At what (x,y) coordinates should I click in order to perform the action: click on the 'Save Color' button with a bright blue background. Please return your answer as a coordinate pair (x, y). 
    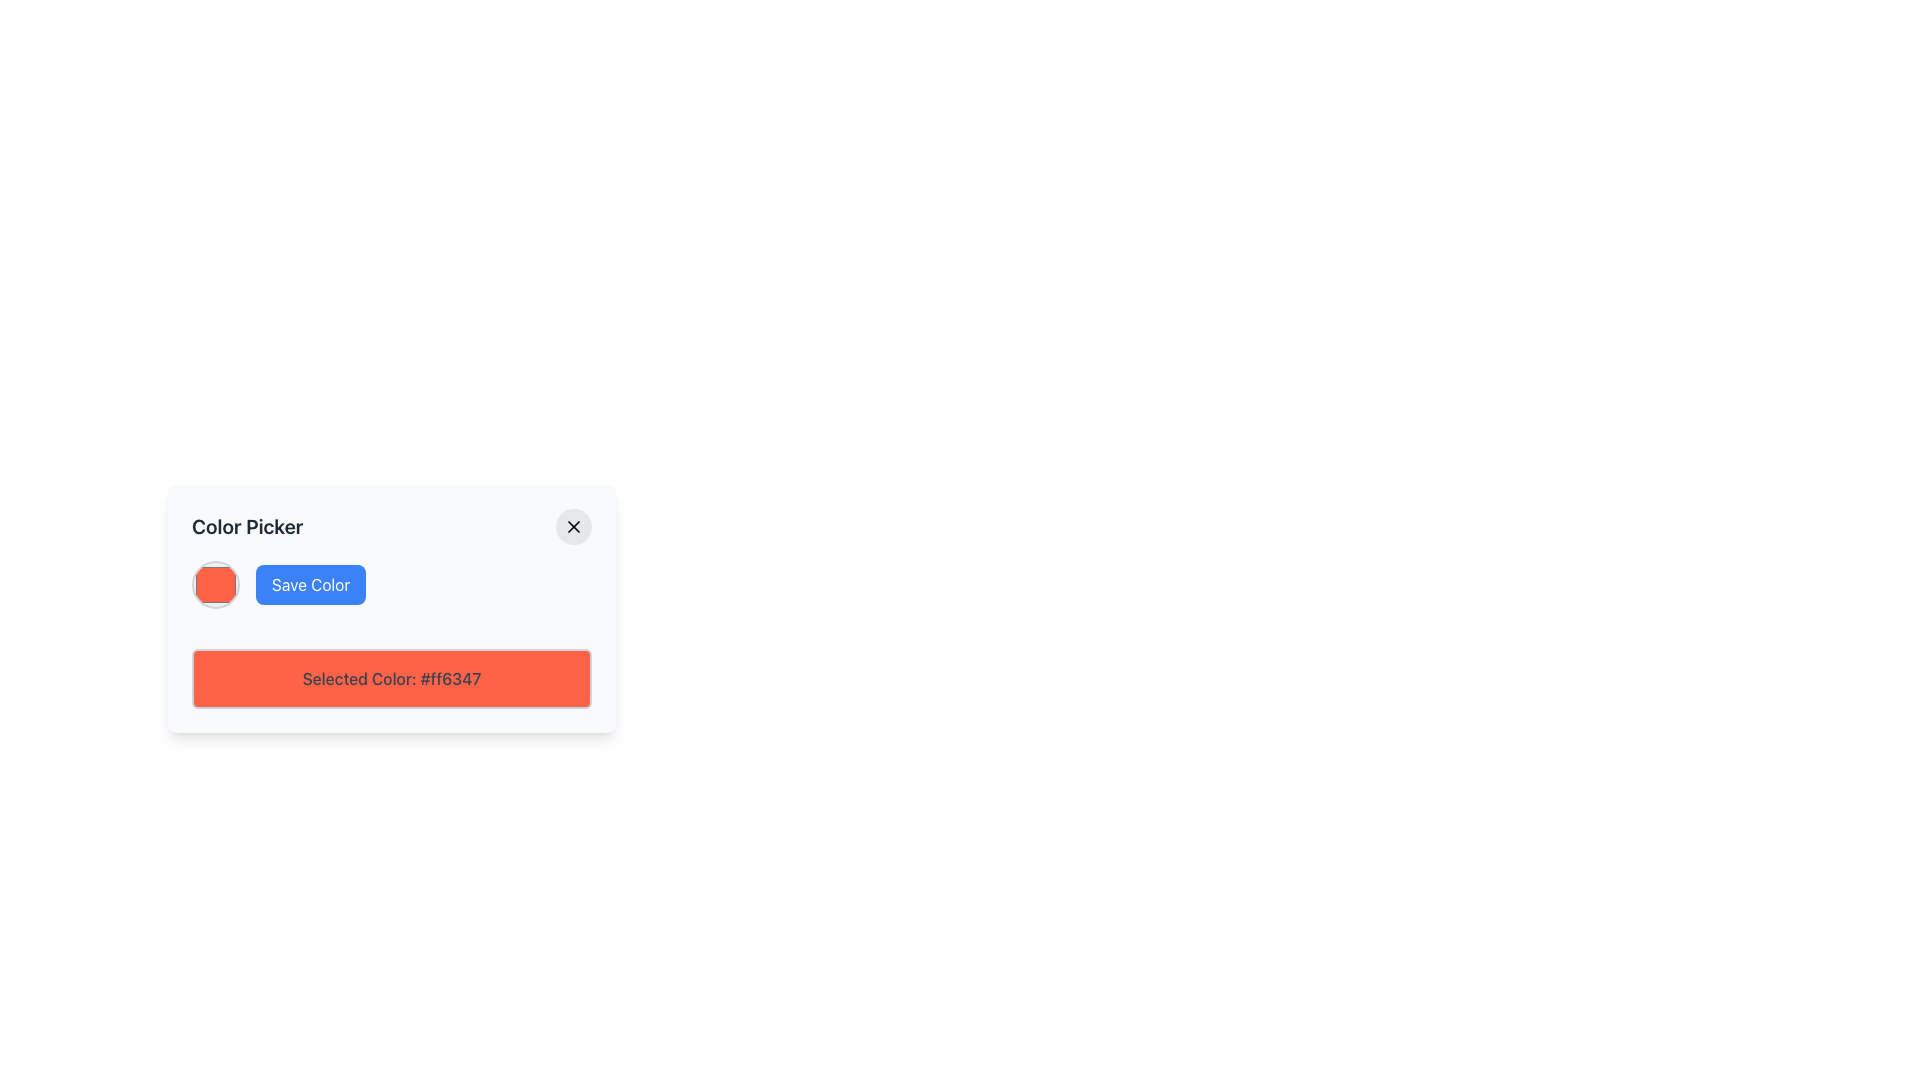
    Looking at the image, I should click on (310, 585).